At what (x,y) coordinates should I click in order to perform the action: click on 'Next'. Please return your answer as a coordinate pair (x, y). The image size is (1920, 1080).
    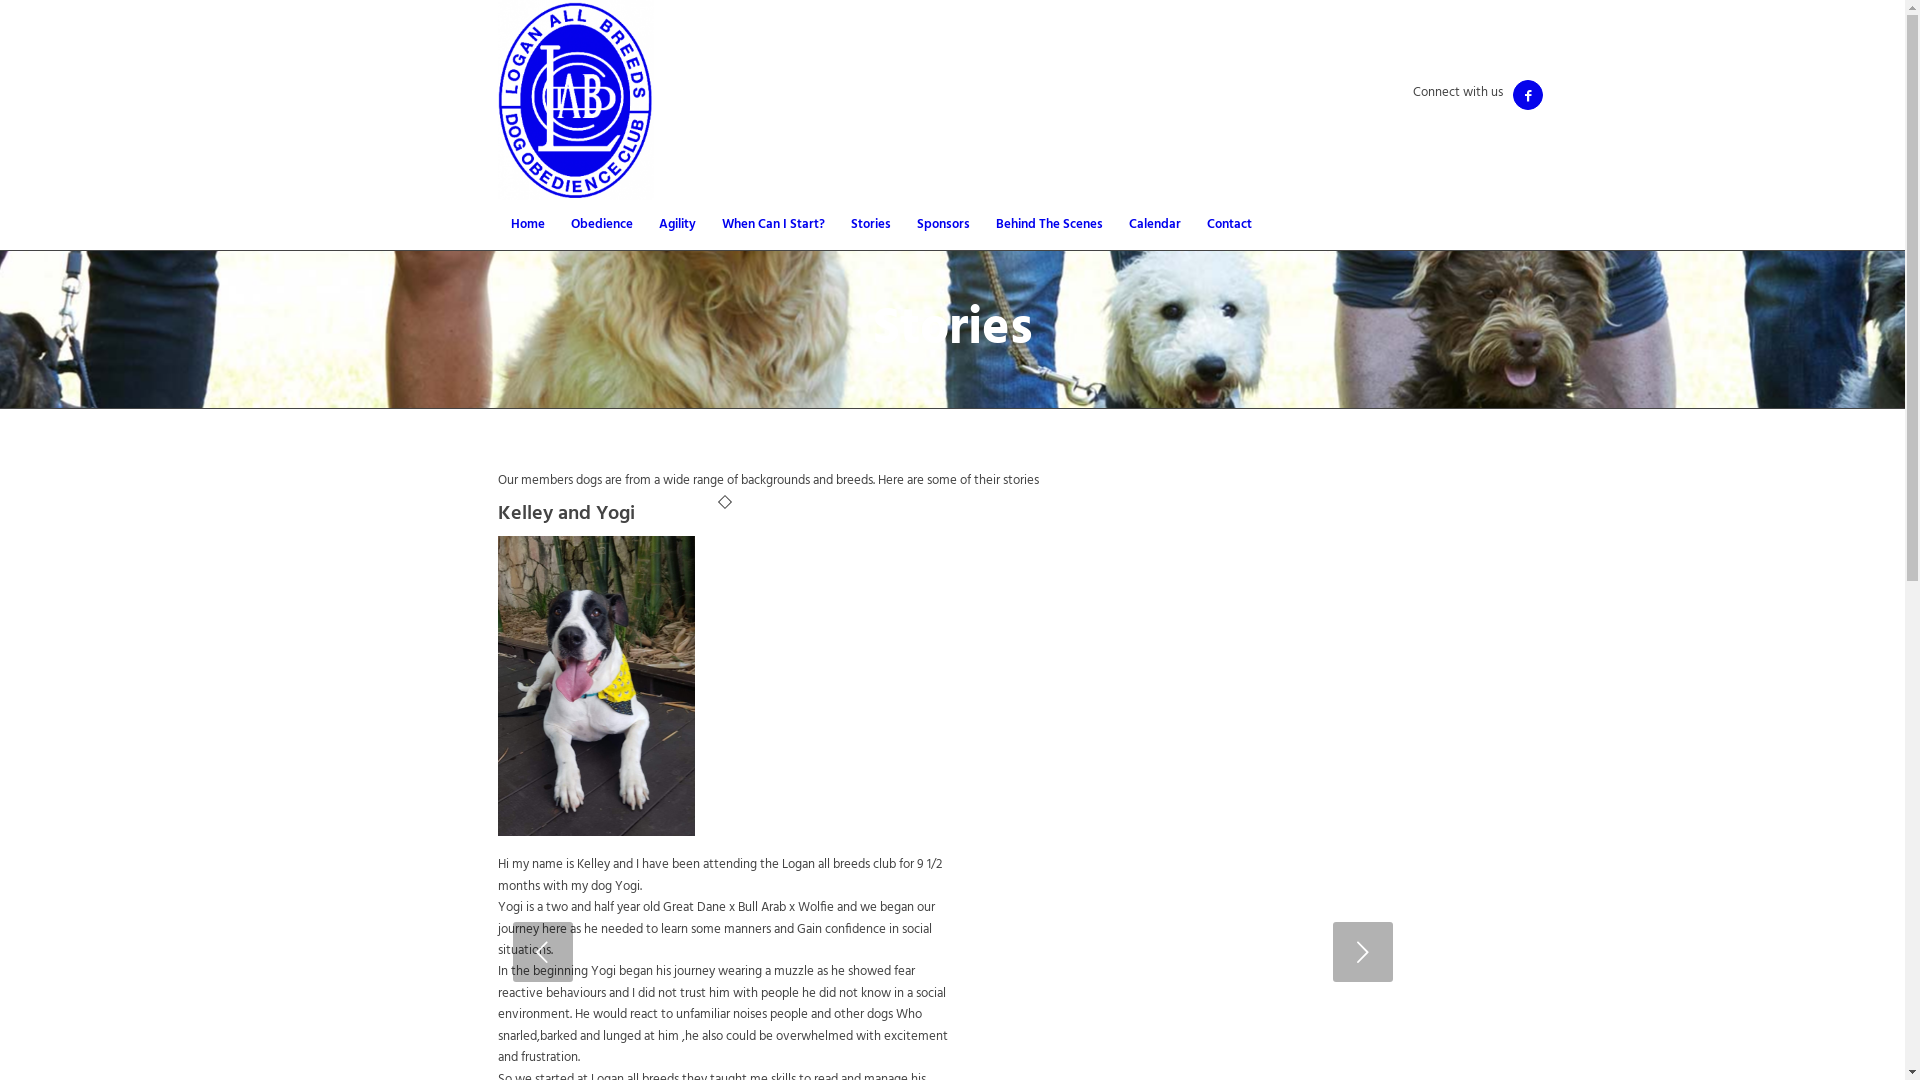
    Looking at the image, I should click on (1361, 951).